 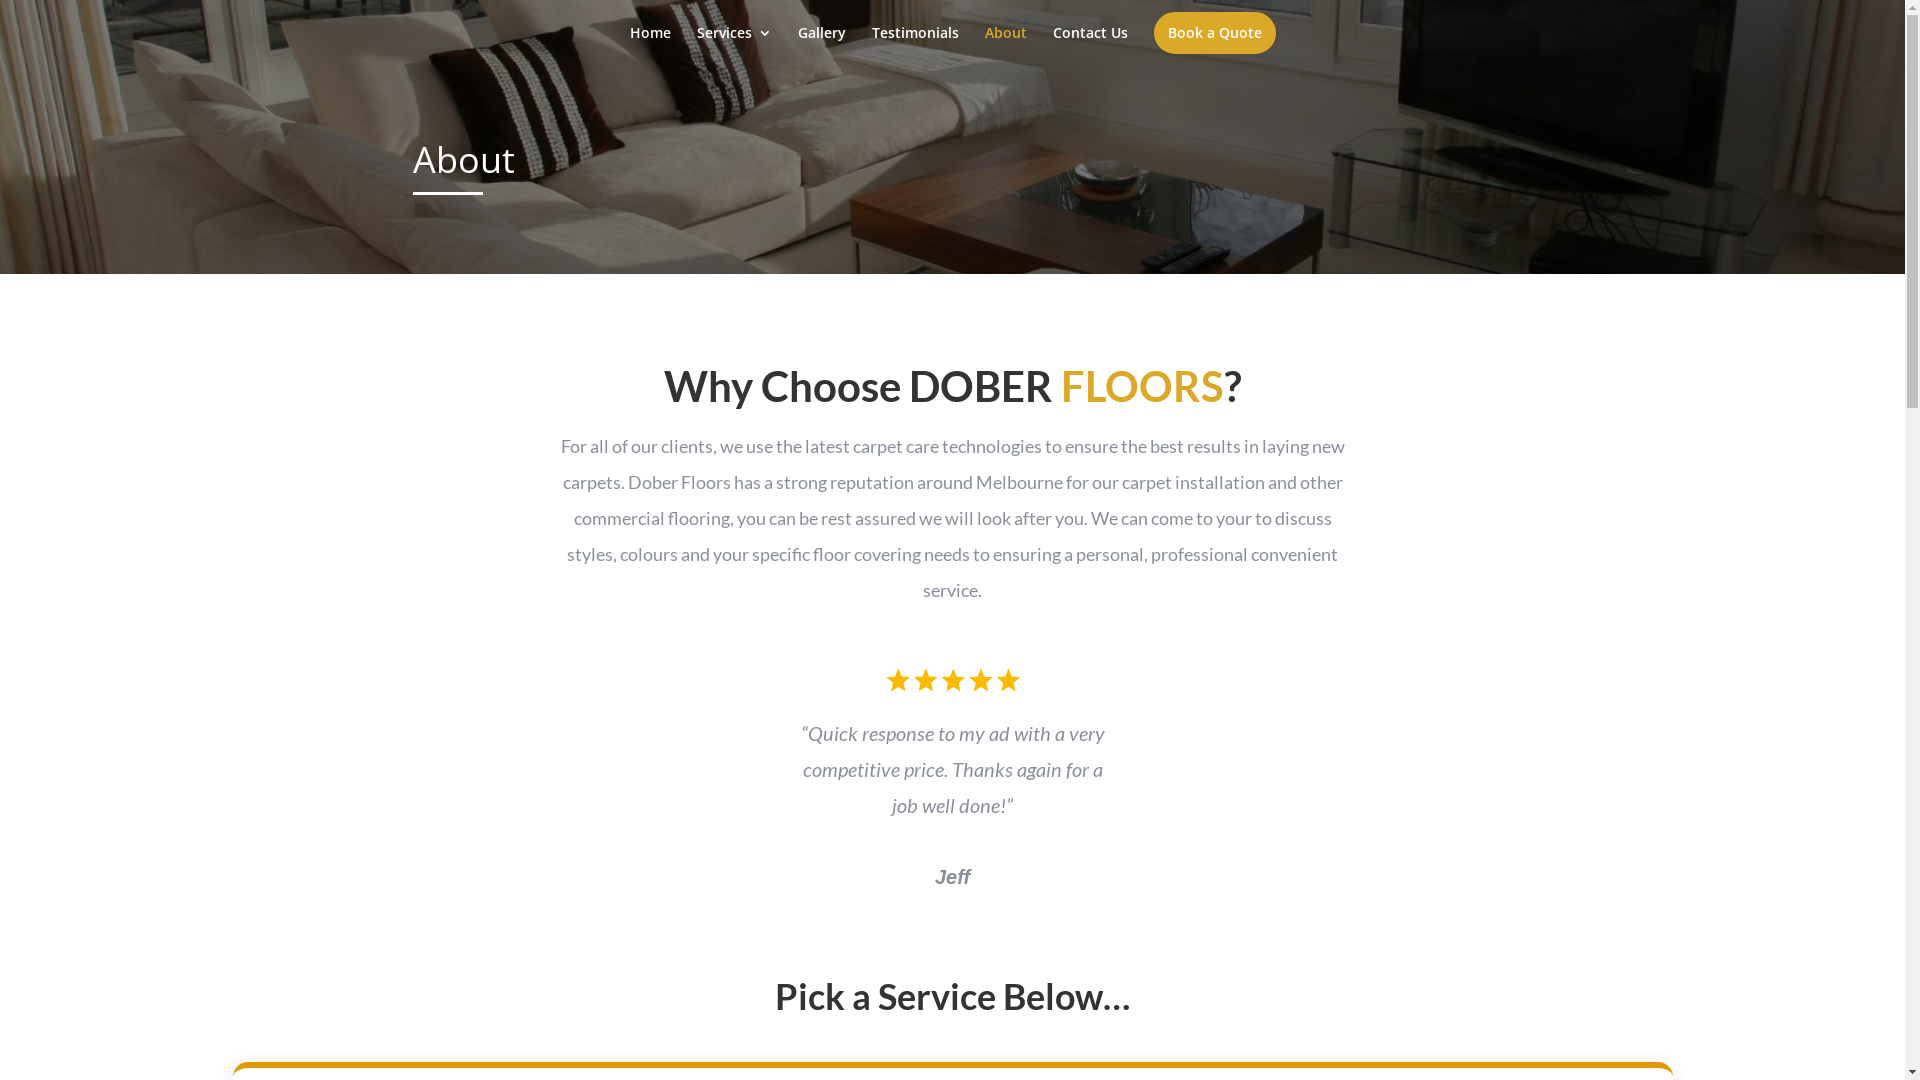 What do you see at coordinates (1064, 385) in the screenshot?
I see `'DOBER FLOORS'` at bounding box center [1064, 385].